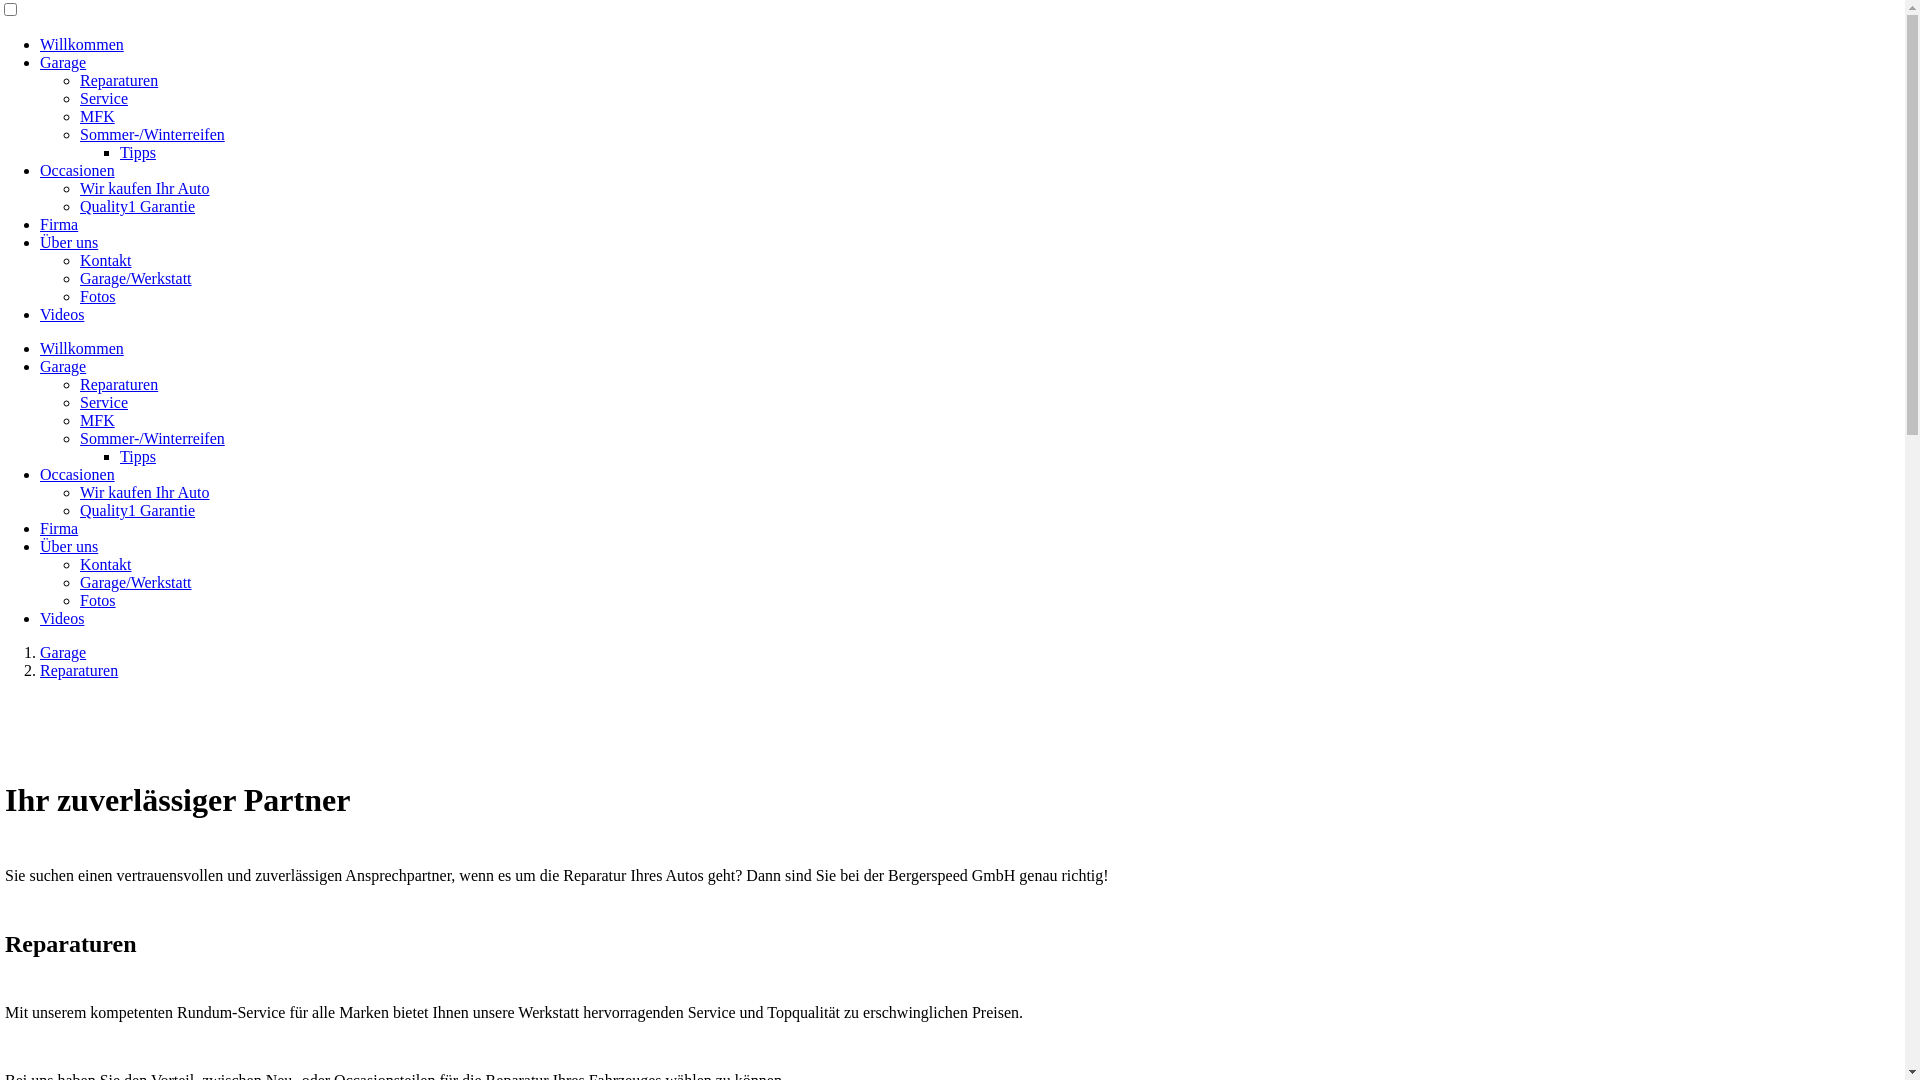  Describe the element at coordinates (62, 61) in the screenshot. I see `'Garage'` at that location.